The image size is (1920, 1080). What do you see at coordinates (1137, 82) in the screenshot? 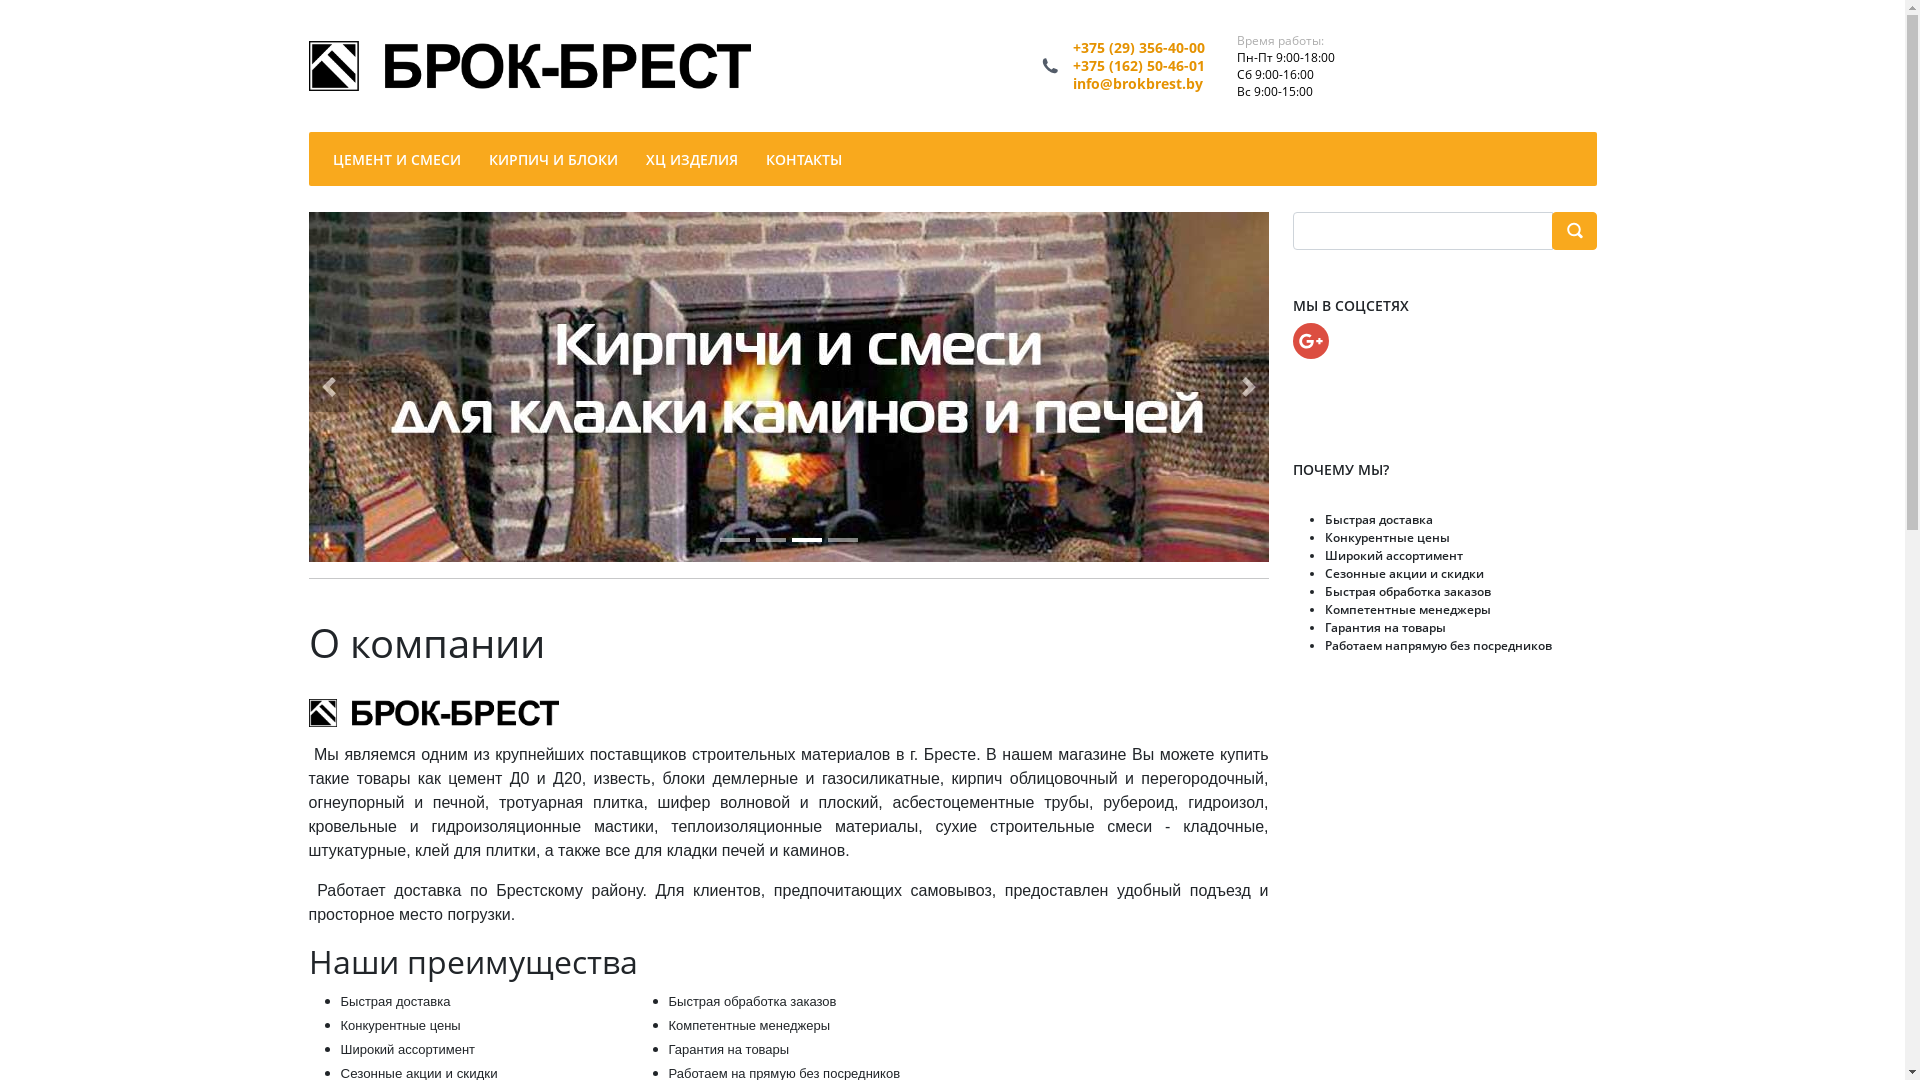
I see `'info@brokbrest.by'` at bounding box center [1137, 82].